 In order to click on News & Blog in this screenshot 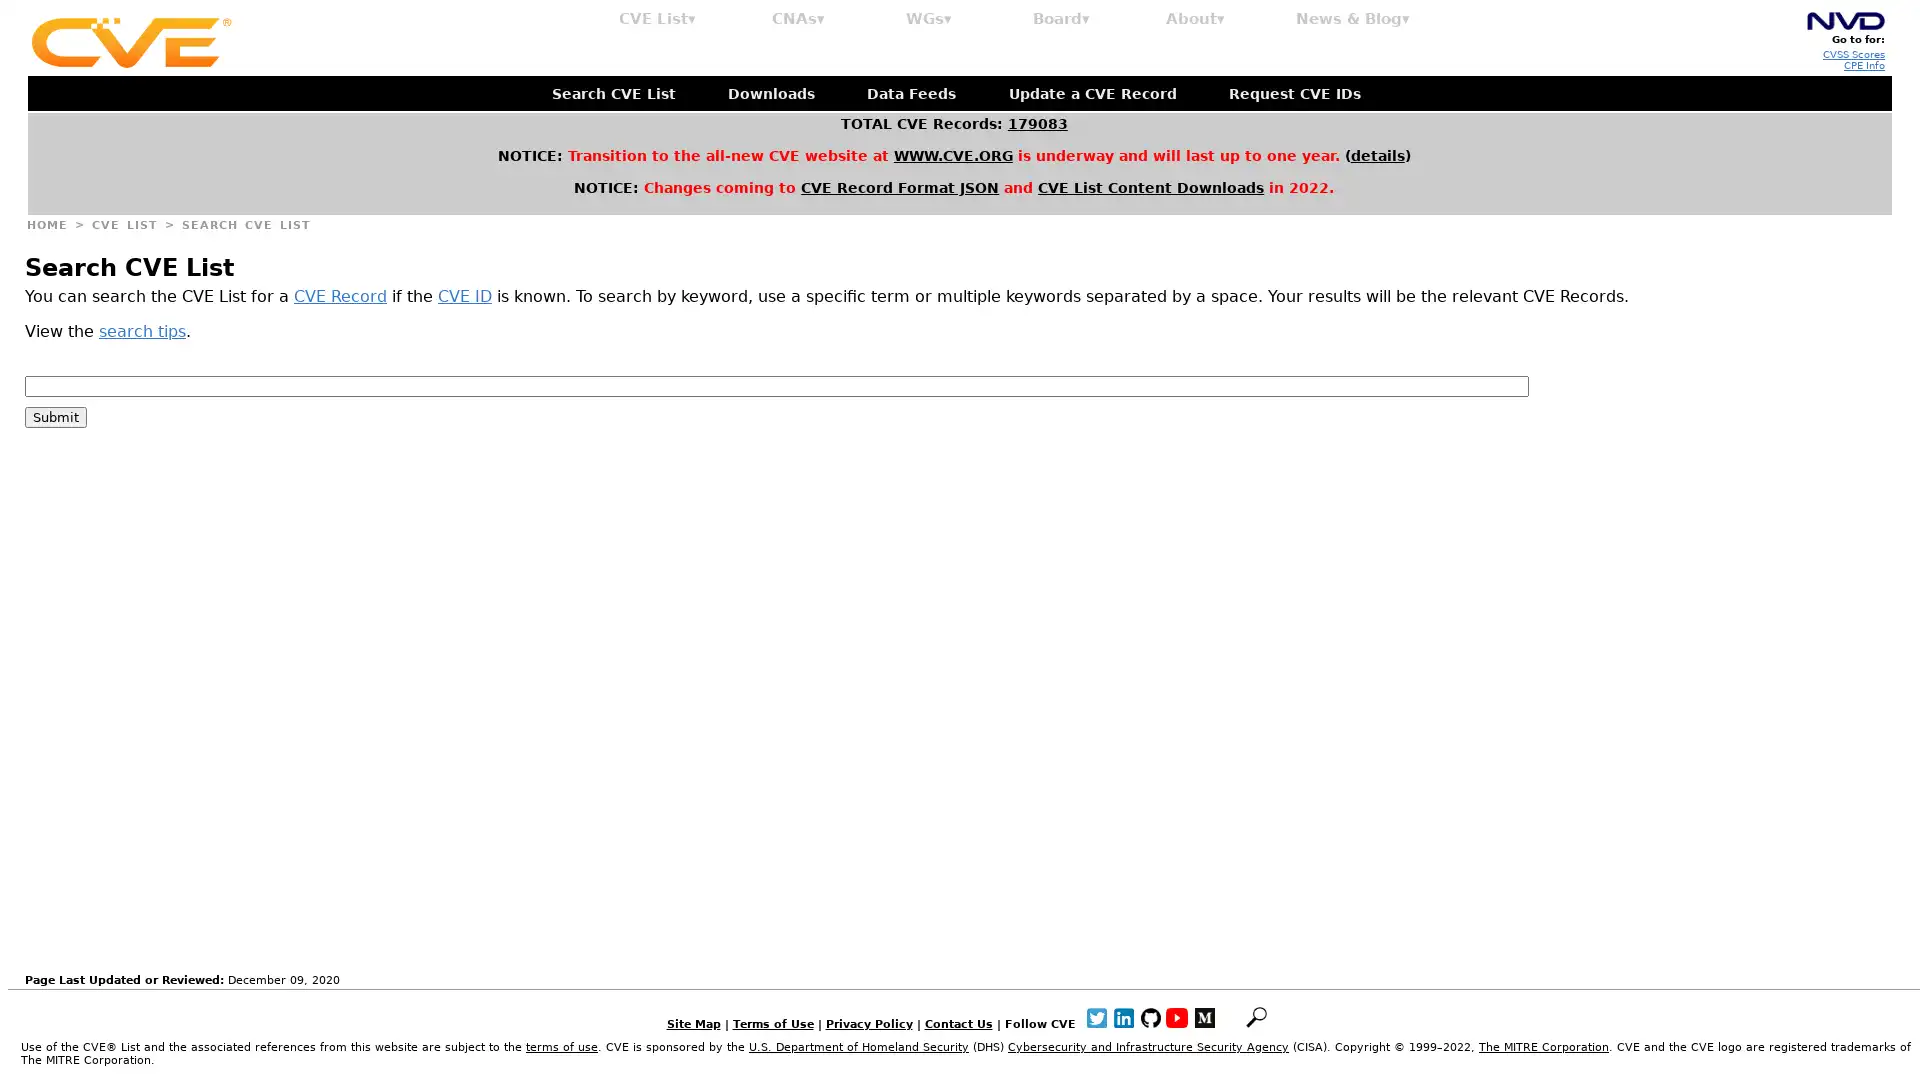, I will do `click(1353, 19)`.